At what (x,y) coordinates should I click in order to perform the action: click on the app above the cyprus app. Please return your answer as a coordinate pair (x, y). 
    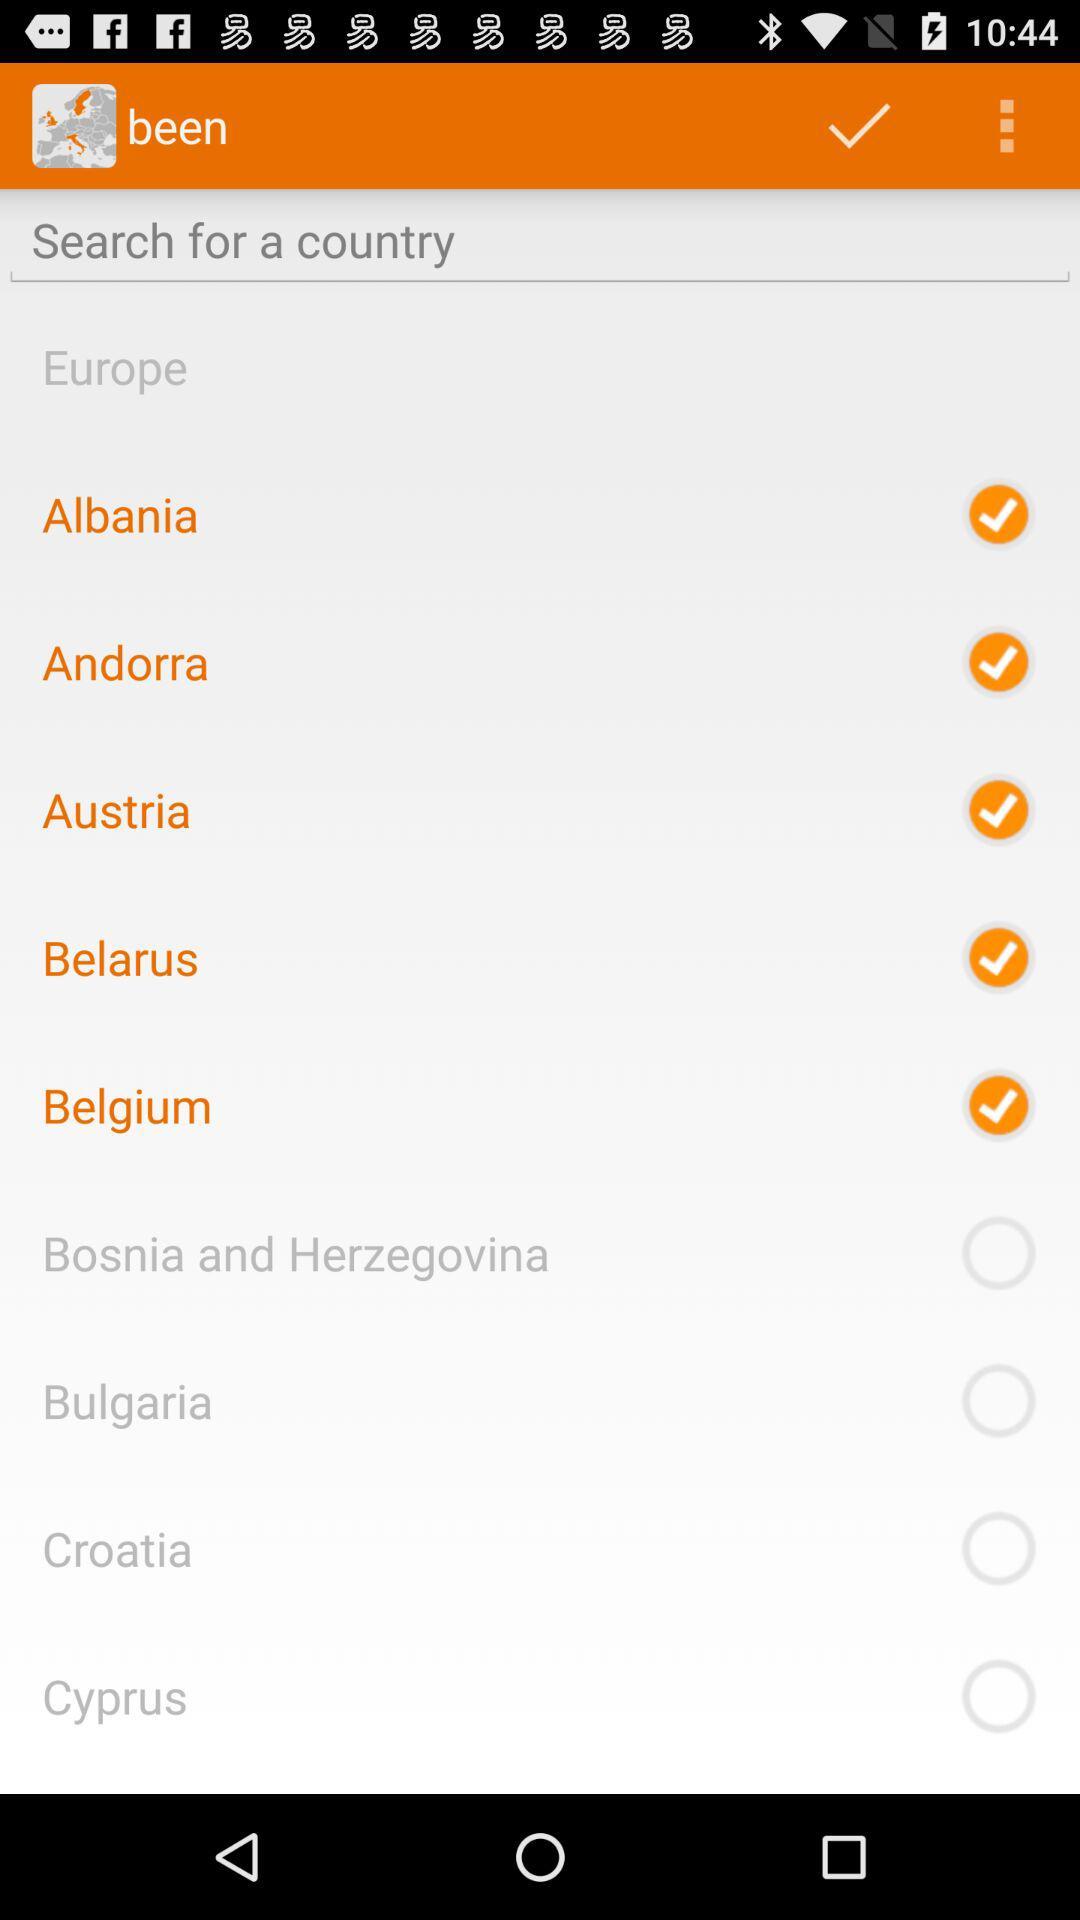
    Looking at the image, I should click on (117, 1547).